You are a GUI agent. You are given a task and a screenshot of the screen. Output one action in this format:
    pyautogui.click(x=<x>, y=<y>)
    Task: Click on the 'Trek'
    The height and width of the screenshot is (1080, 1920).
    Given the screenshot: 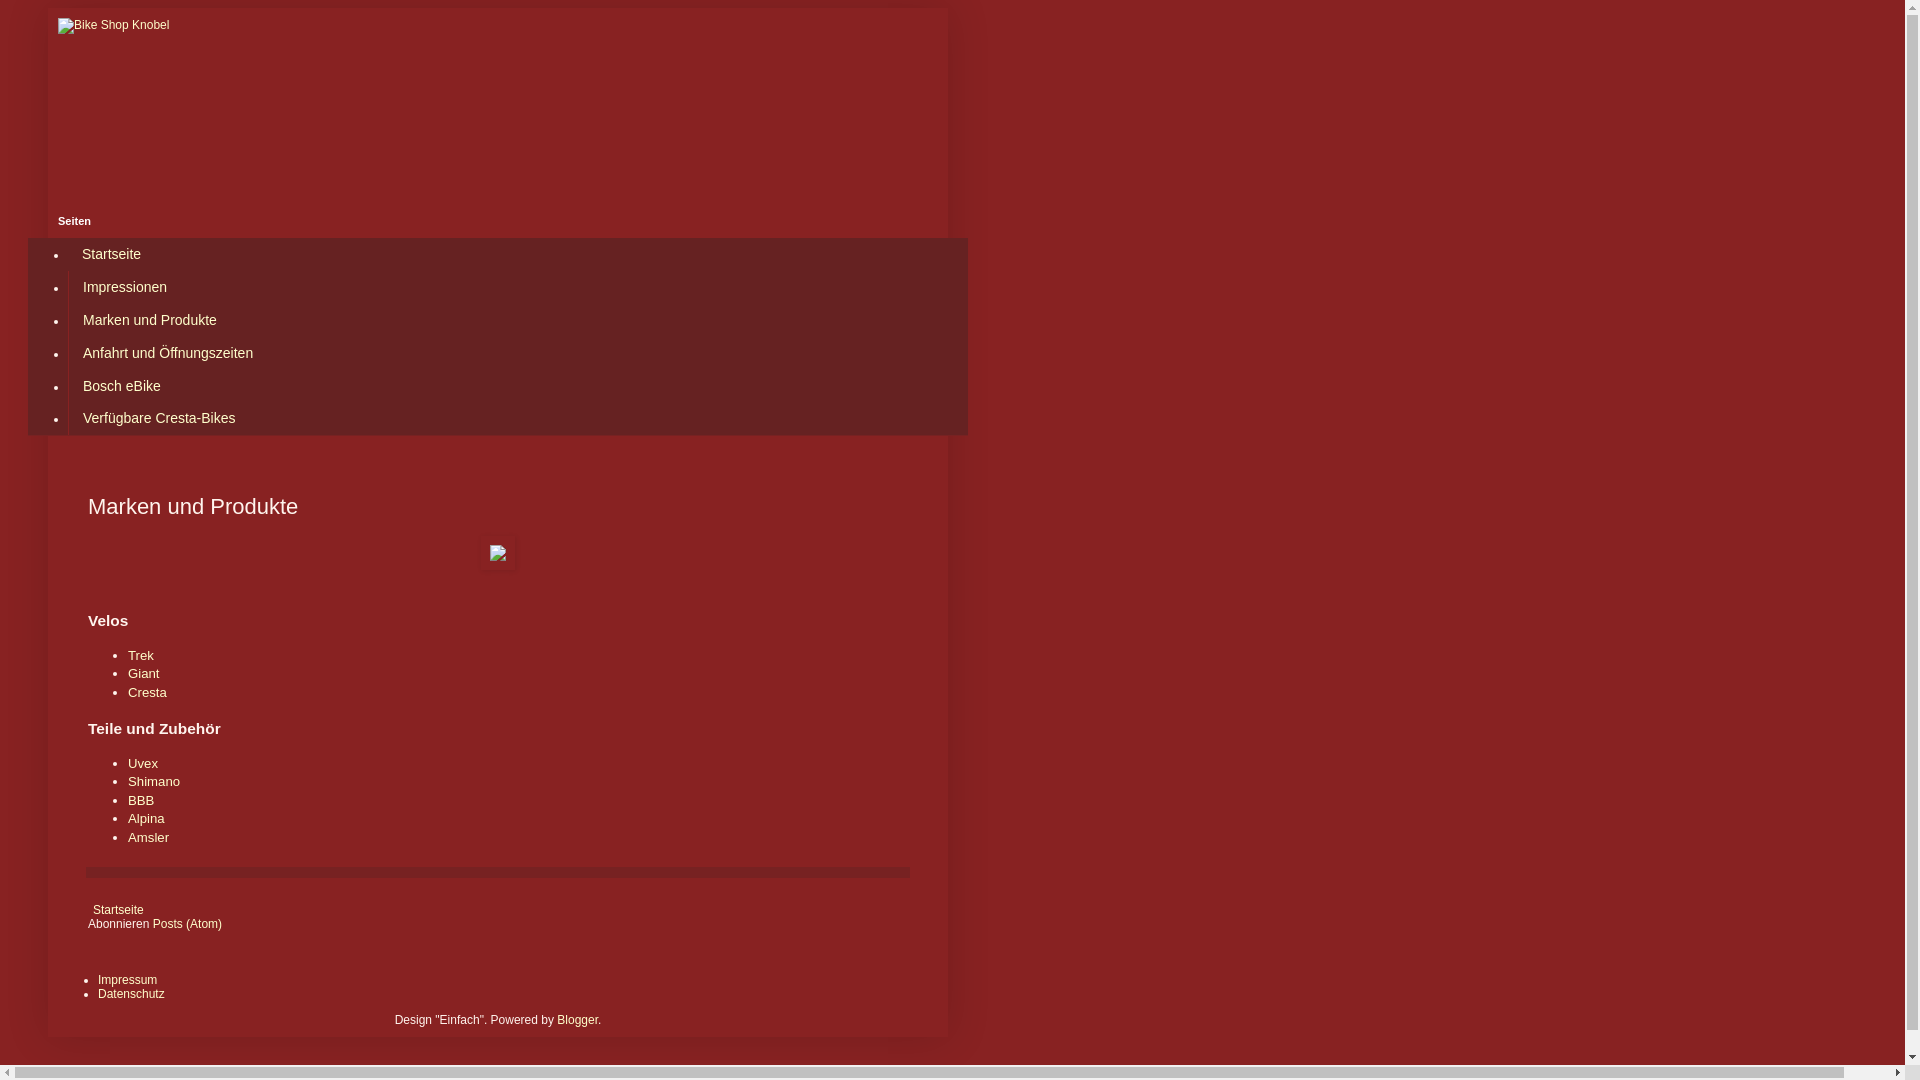 What is the action you would take?
    pyautogui.click(x=139, y=655)
    